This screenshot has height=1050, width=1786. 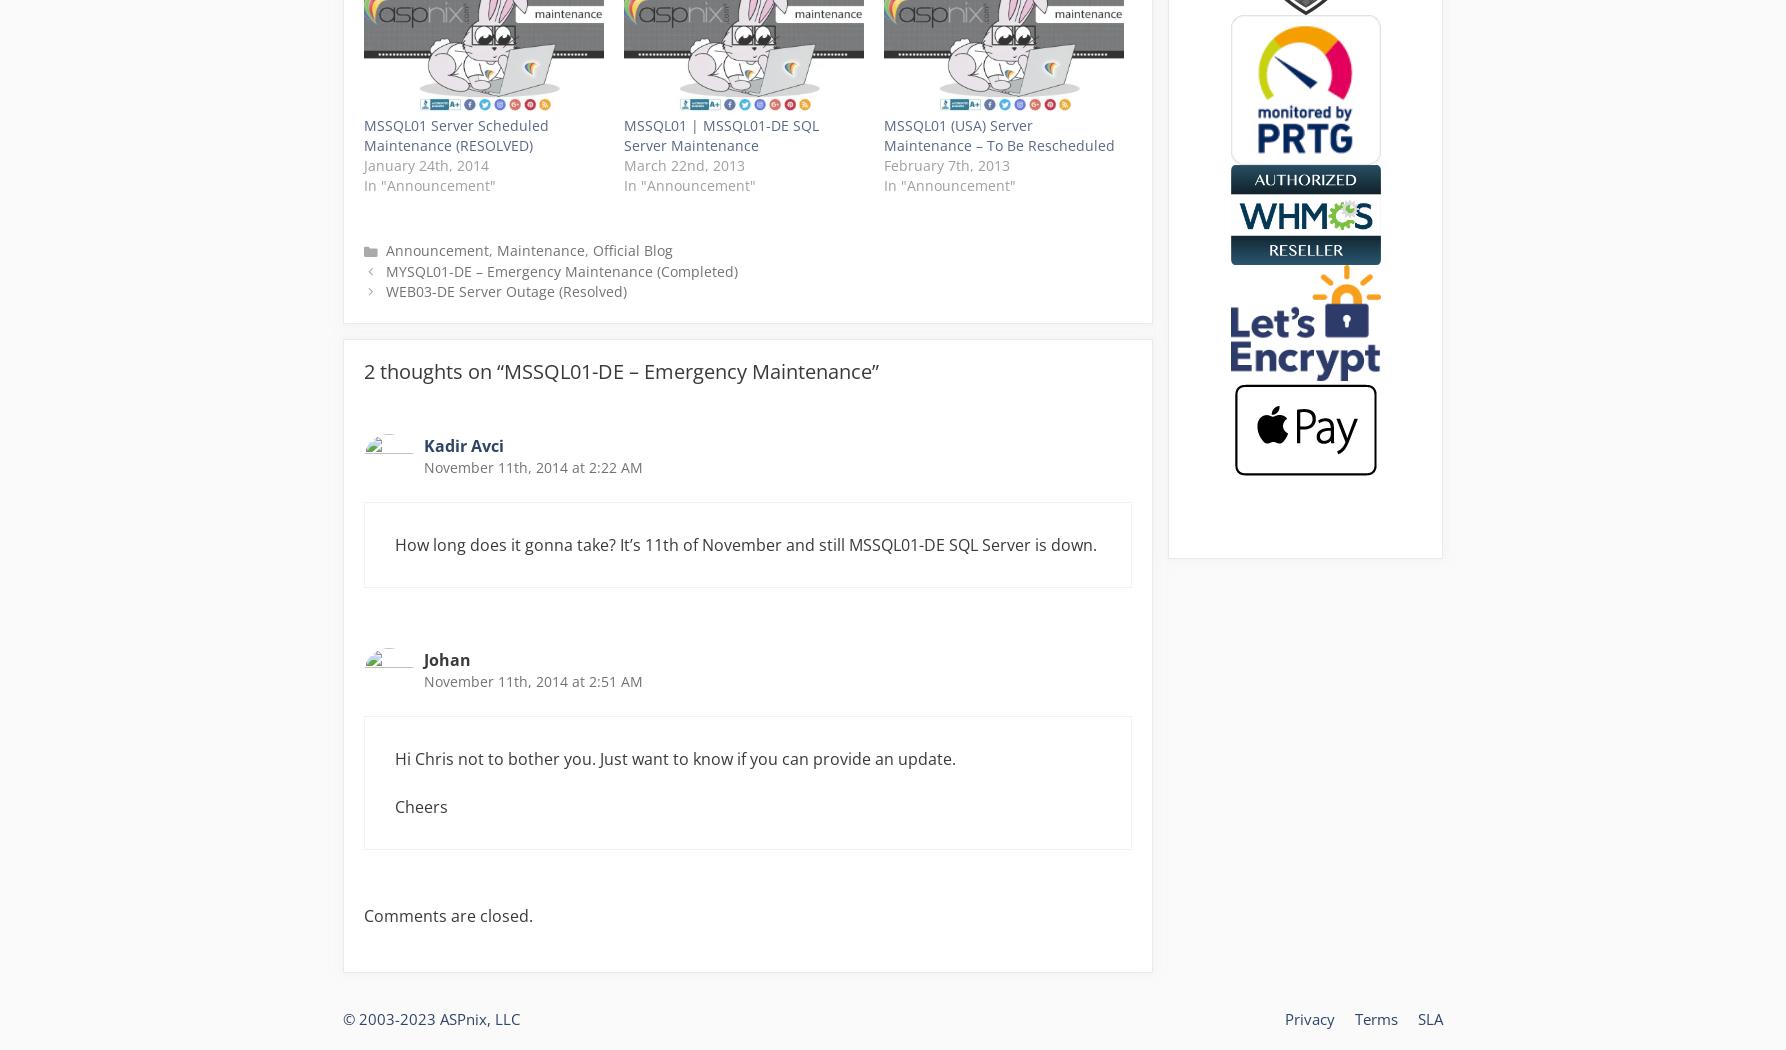 What do you see at coordinates (532, 680) in the screenshot?
I see `'November 11th, 2014 at 2:51 AM'` at bounding box center [532, 680].